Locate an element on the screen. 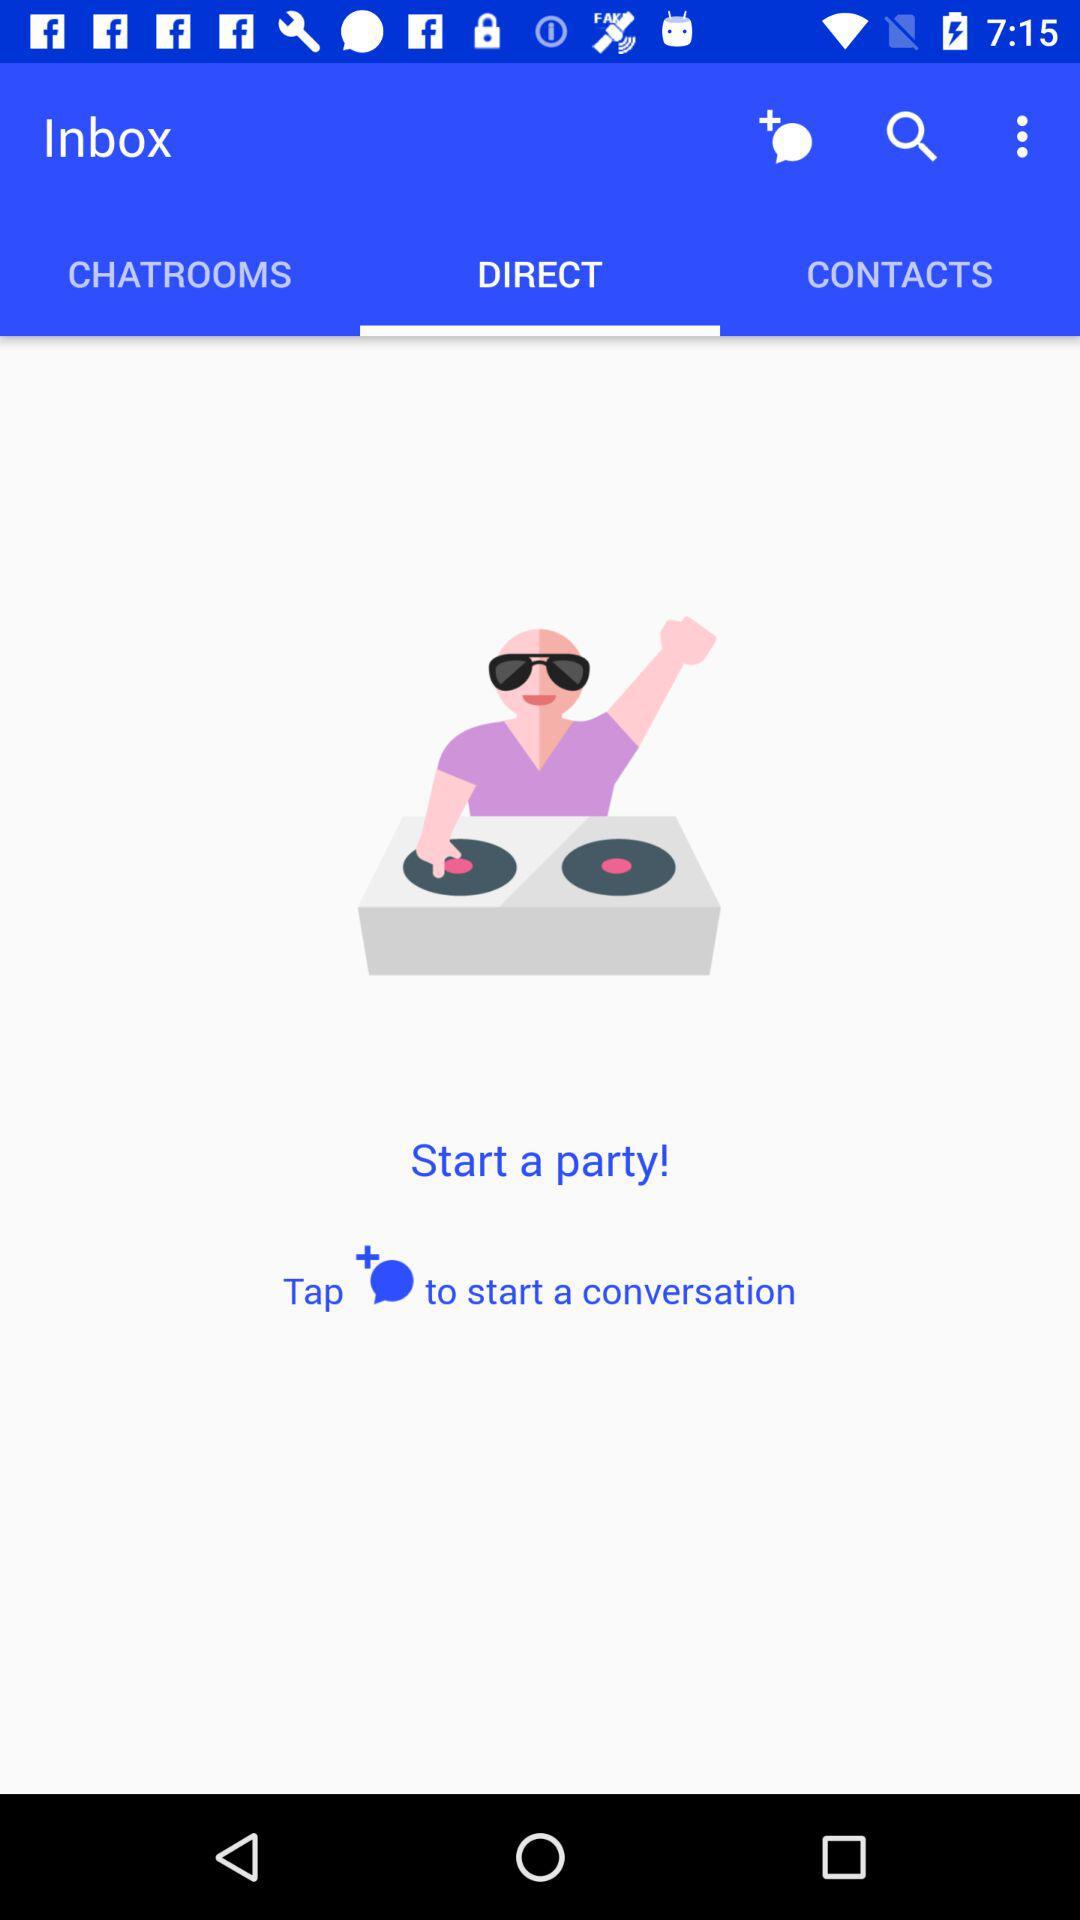 This screenshot has width=1080, height=1920. item above contacts item is located at coordinates (785, 135).